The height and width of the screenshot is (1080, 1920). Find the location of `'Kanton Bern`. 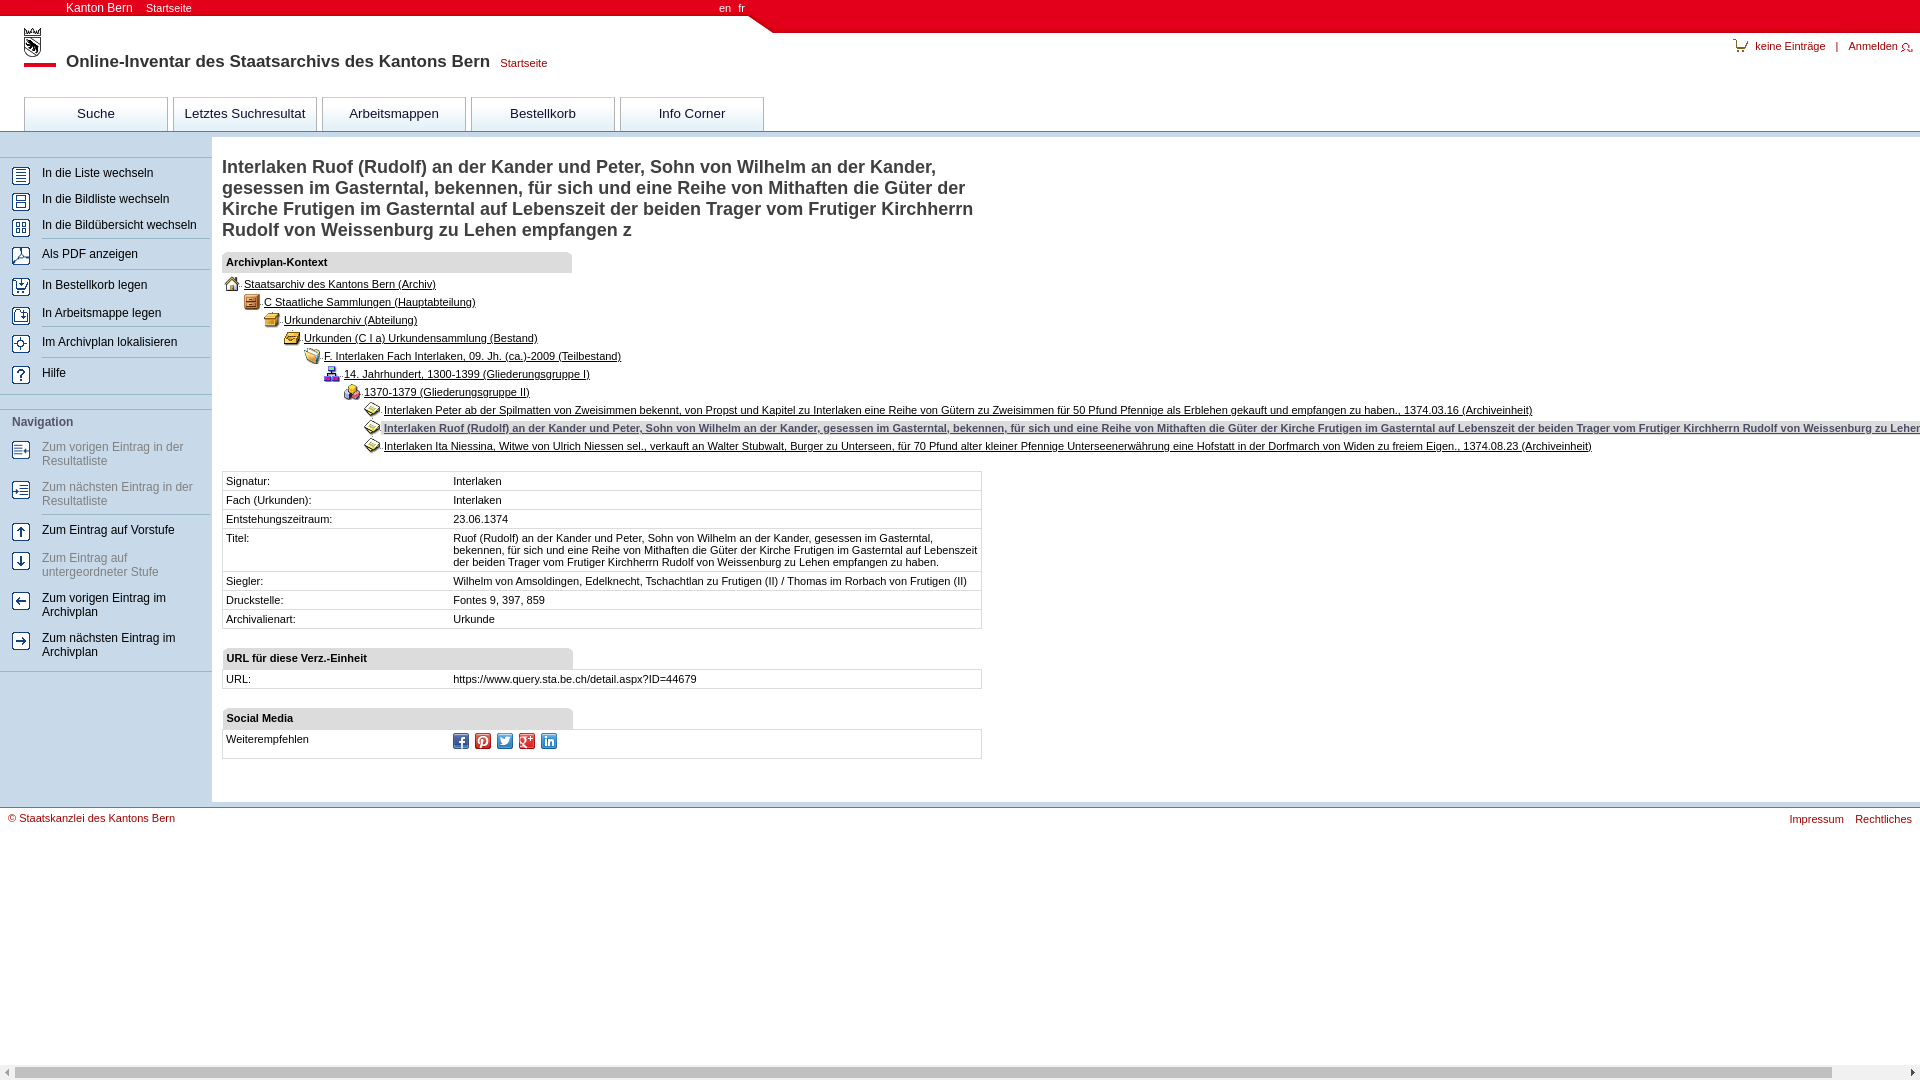

'Kanton Bern is located at coordinates (128, 7).